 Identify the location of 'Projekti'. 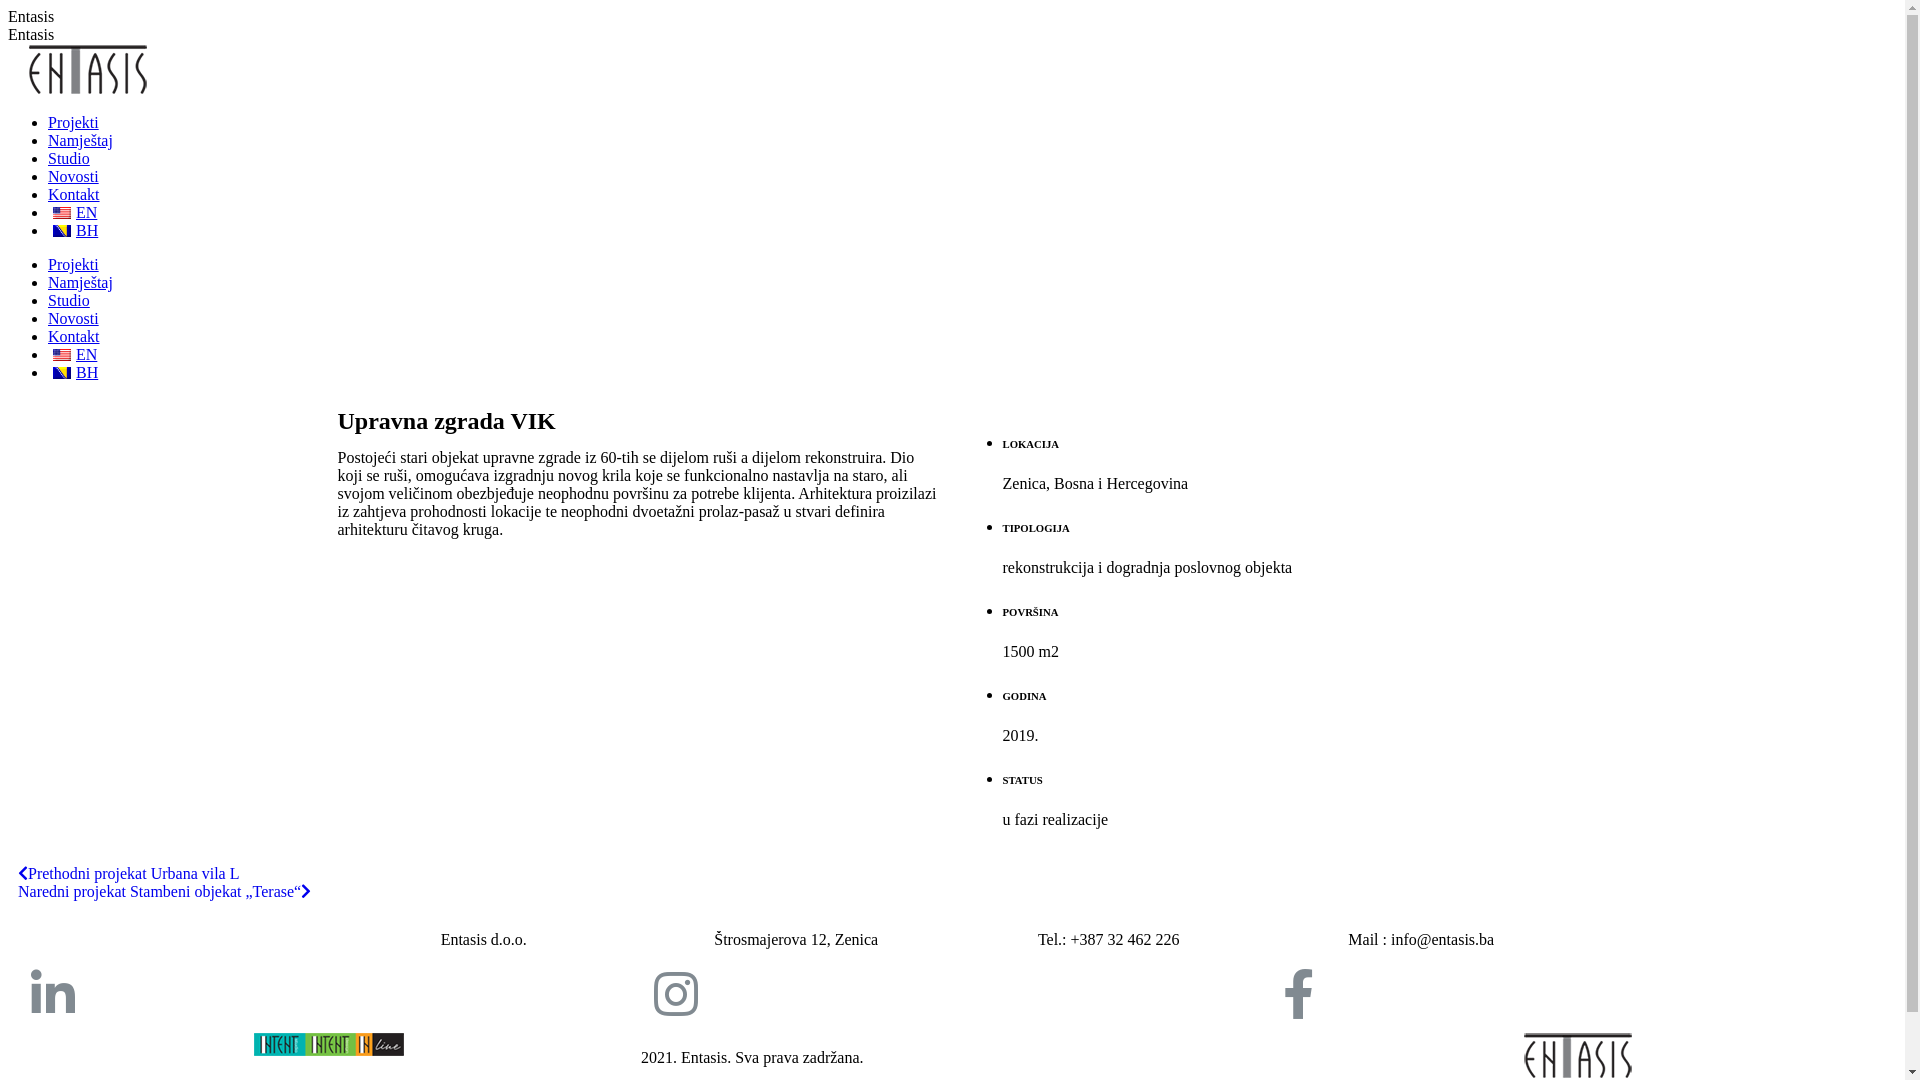
(73, 263).